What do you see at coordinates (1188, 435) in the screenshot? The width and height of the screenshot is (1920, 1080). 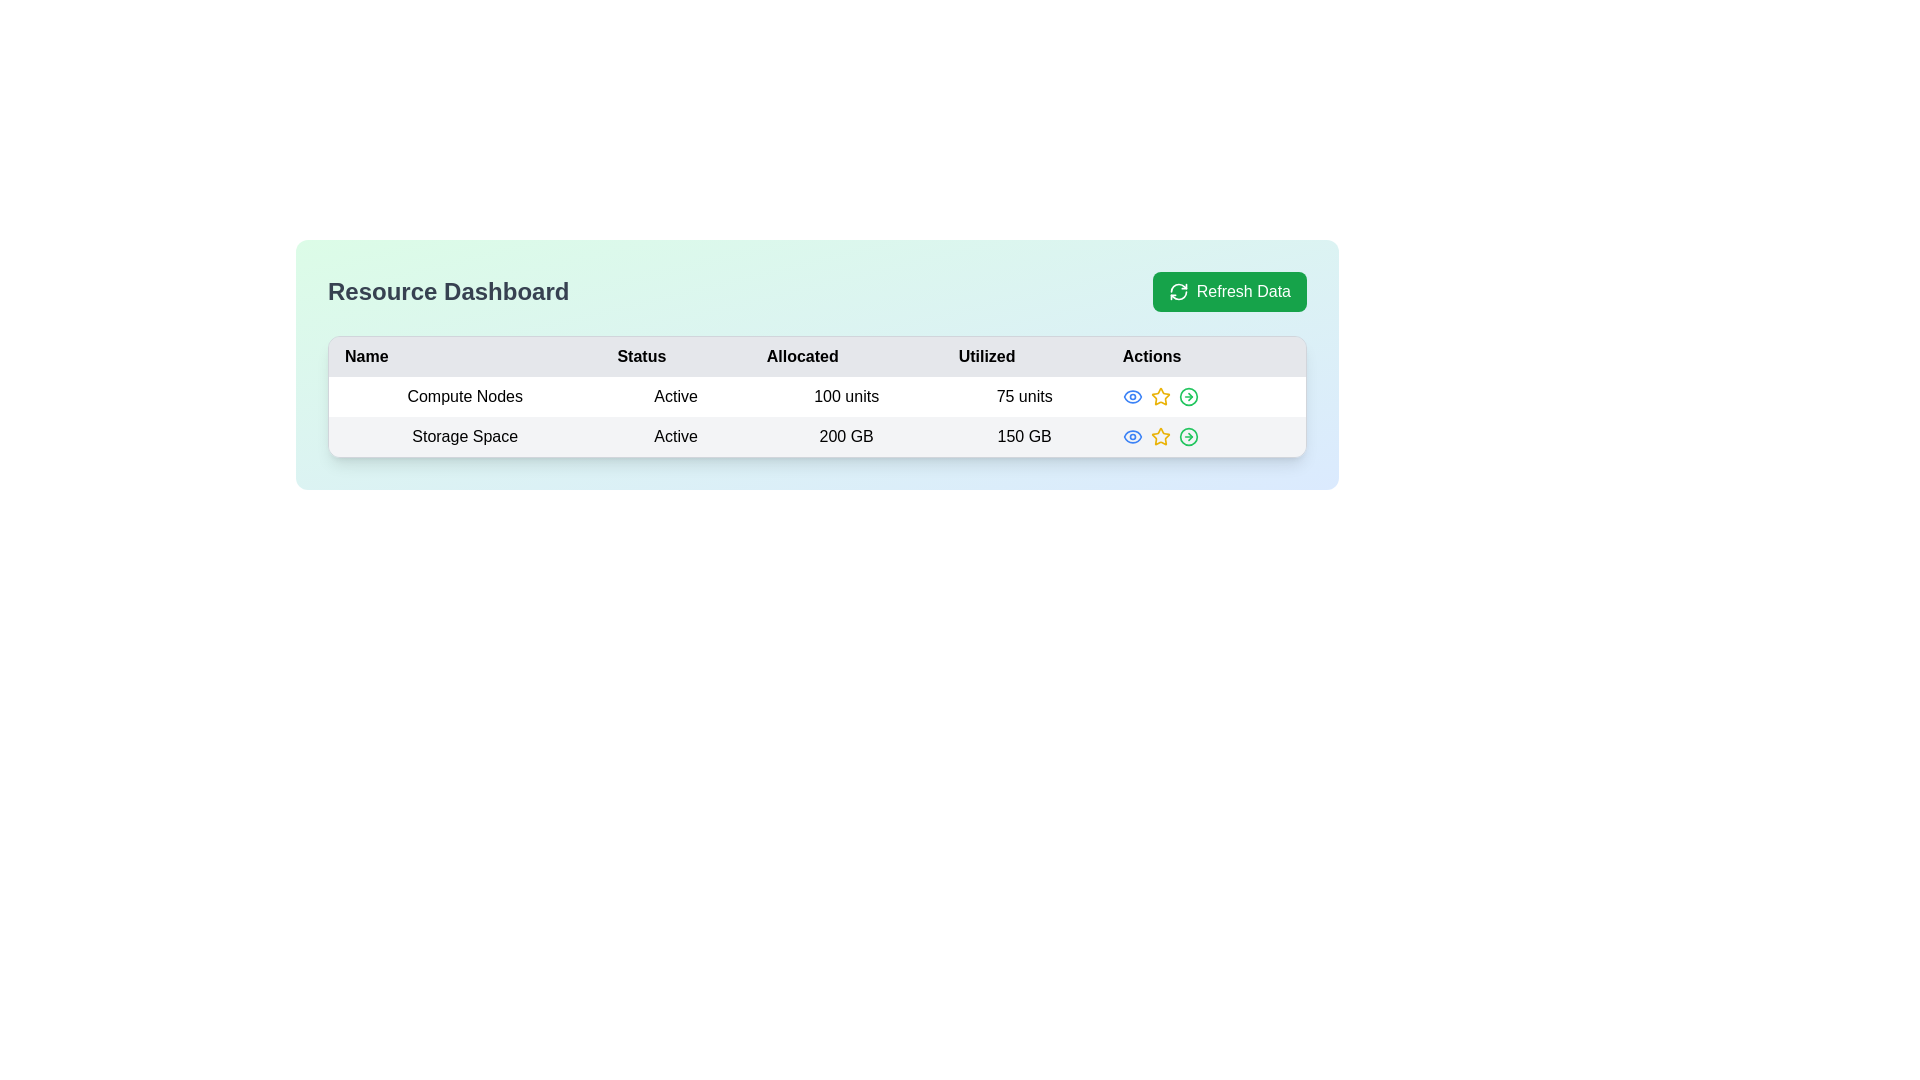 I see `the decorative graphic element representing a circular arrow icon in the 'Actions' column of the second row of the resource table` at bounding box center [1188, 435].